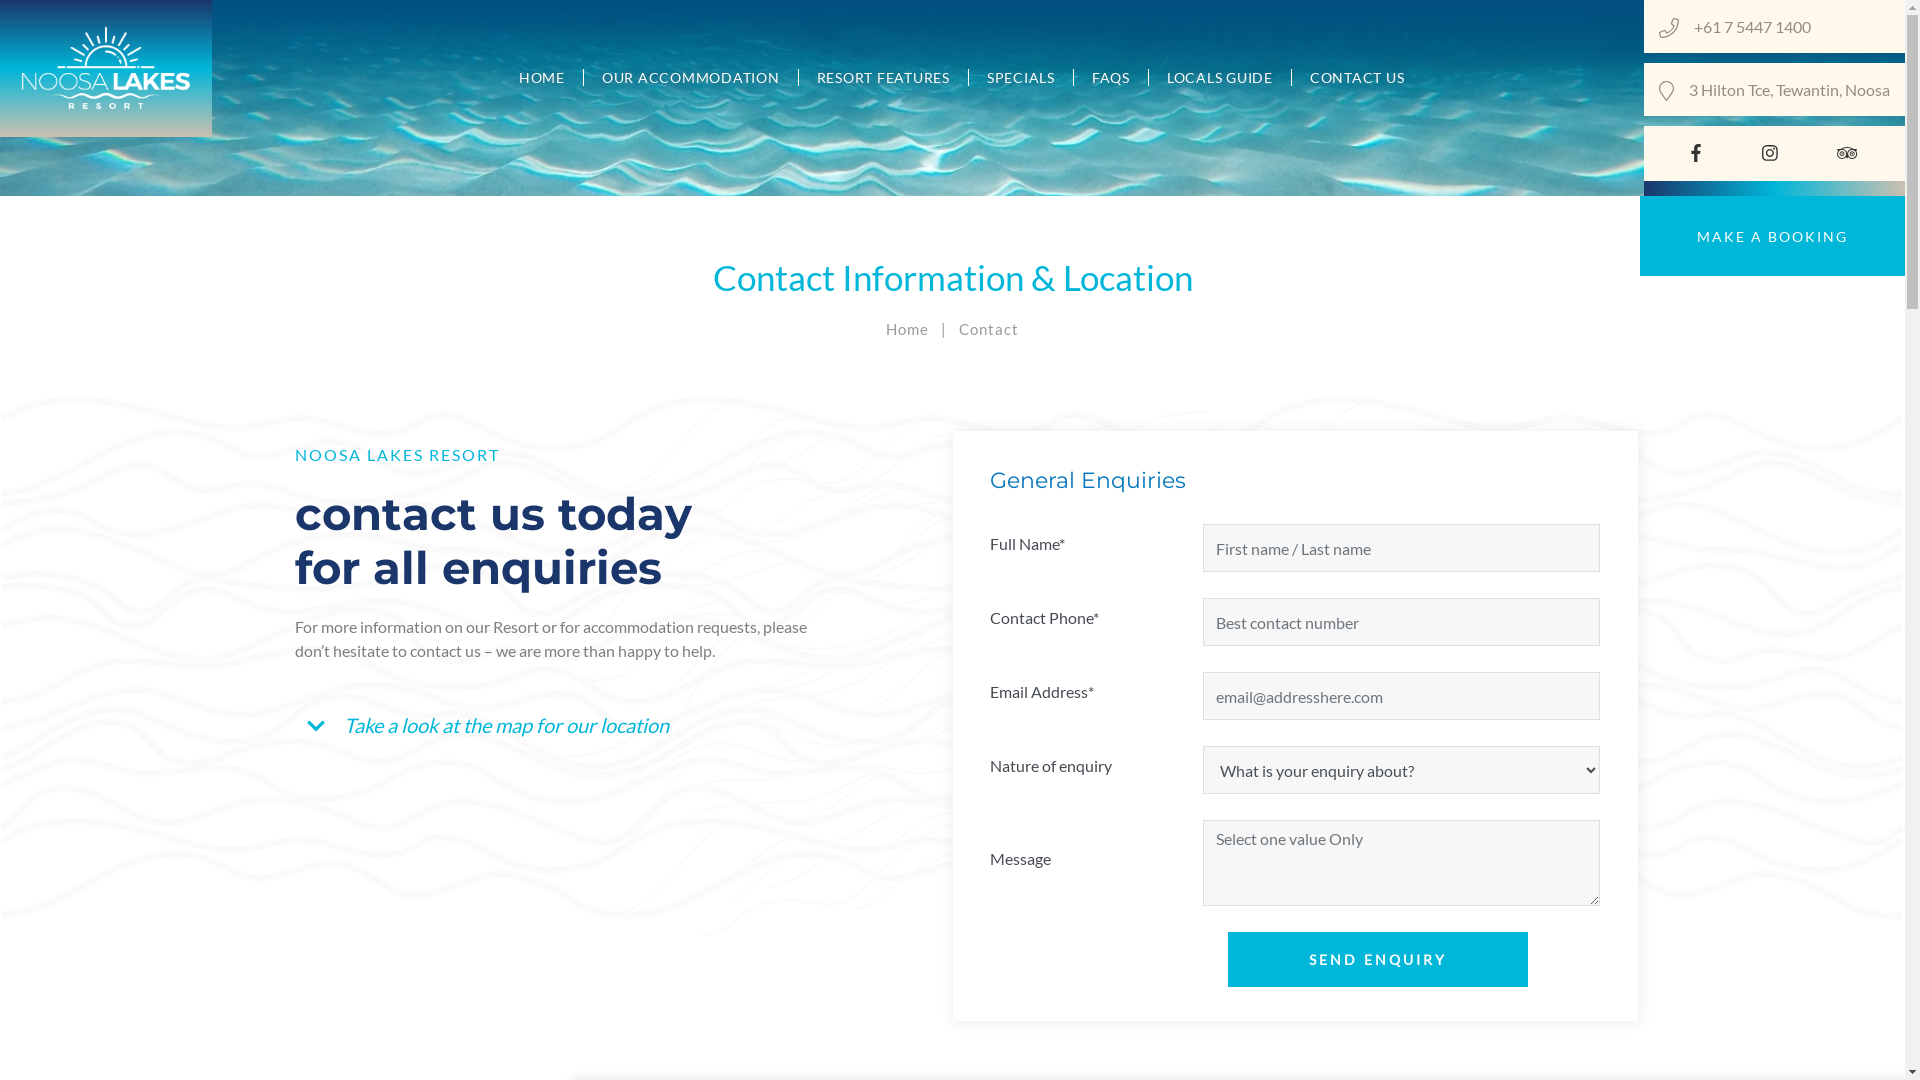  What do you see at coordinates (492, 725) in the screenshot?
I see `'Take a look at the map for our location'` at bounding box center [492, 725].